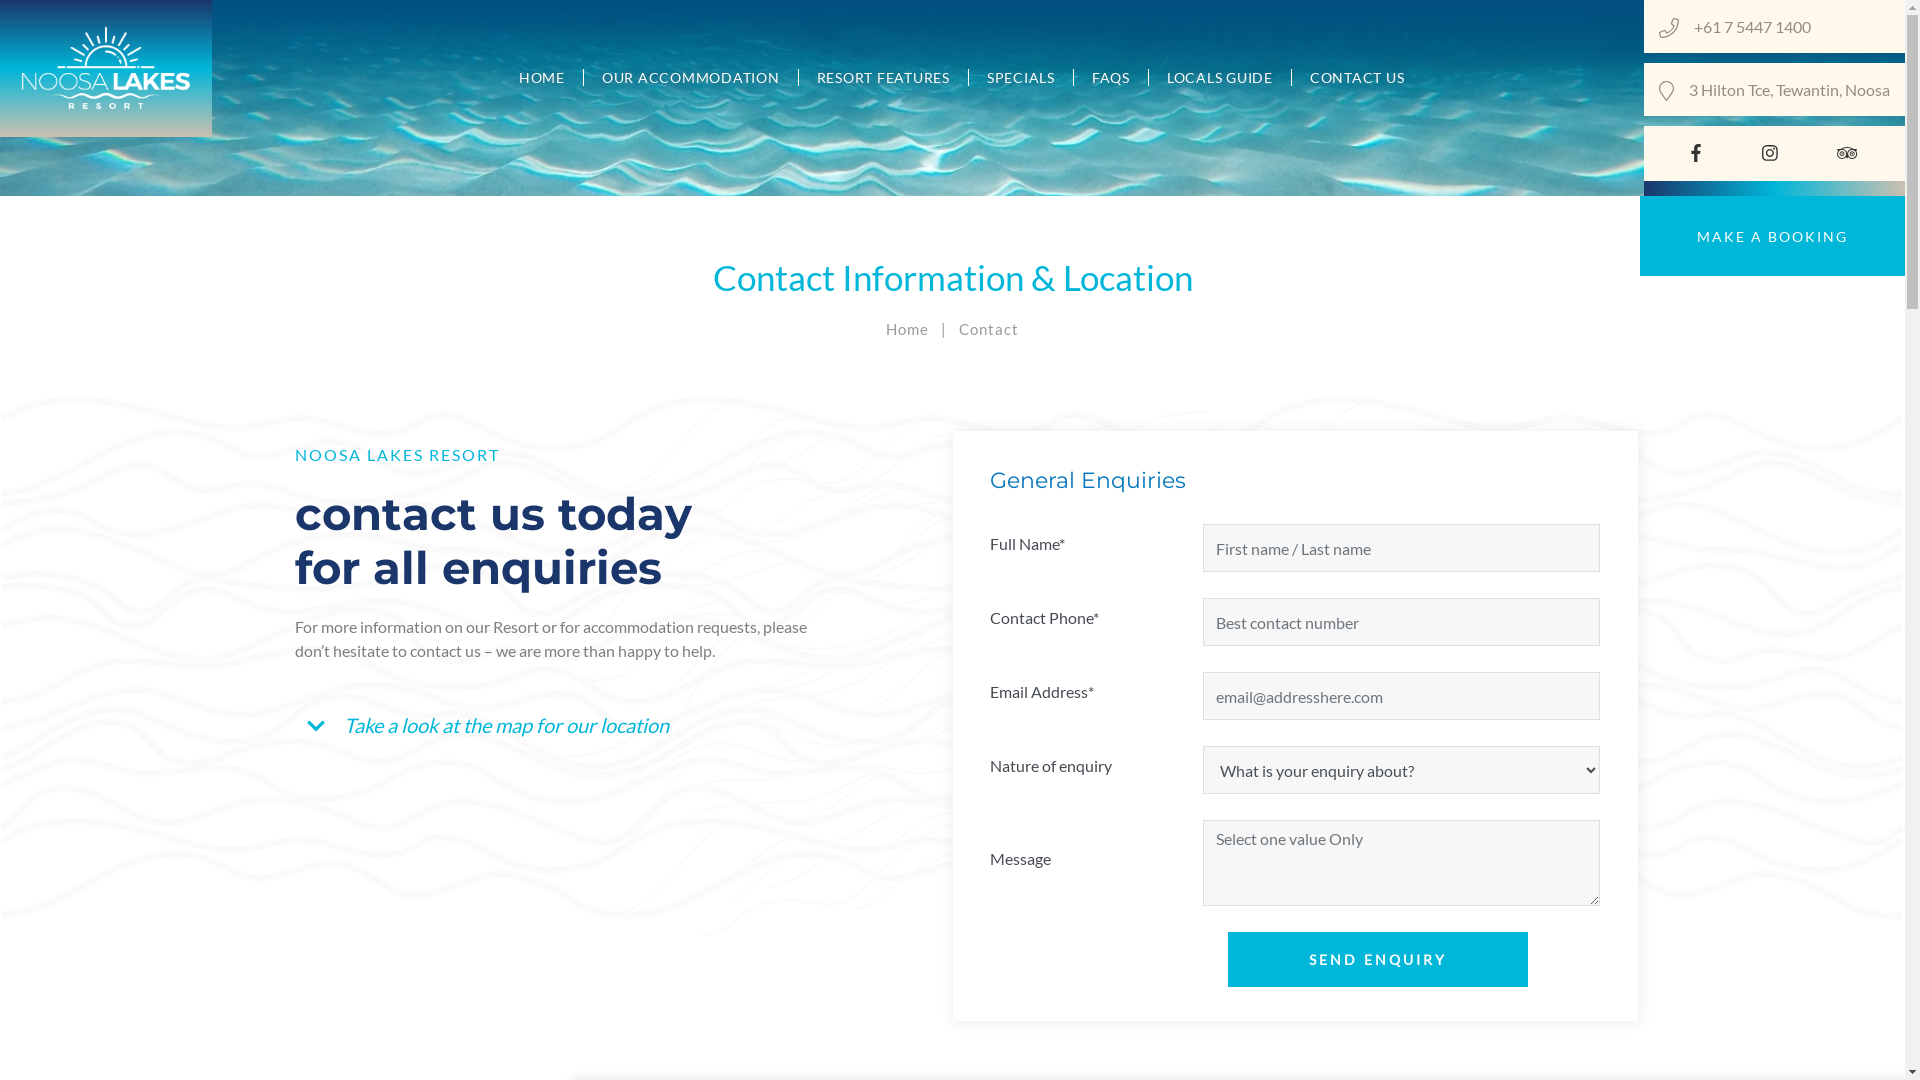  What do you see at coordinates (492, 725) in the screenshot?
I see `'Take a look at the map for our location'` at bounding box center [492, 725].